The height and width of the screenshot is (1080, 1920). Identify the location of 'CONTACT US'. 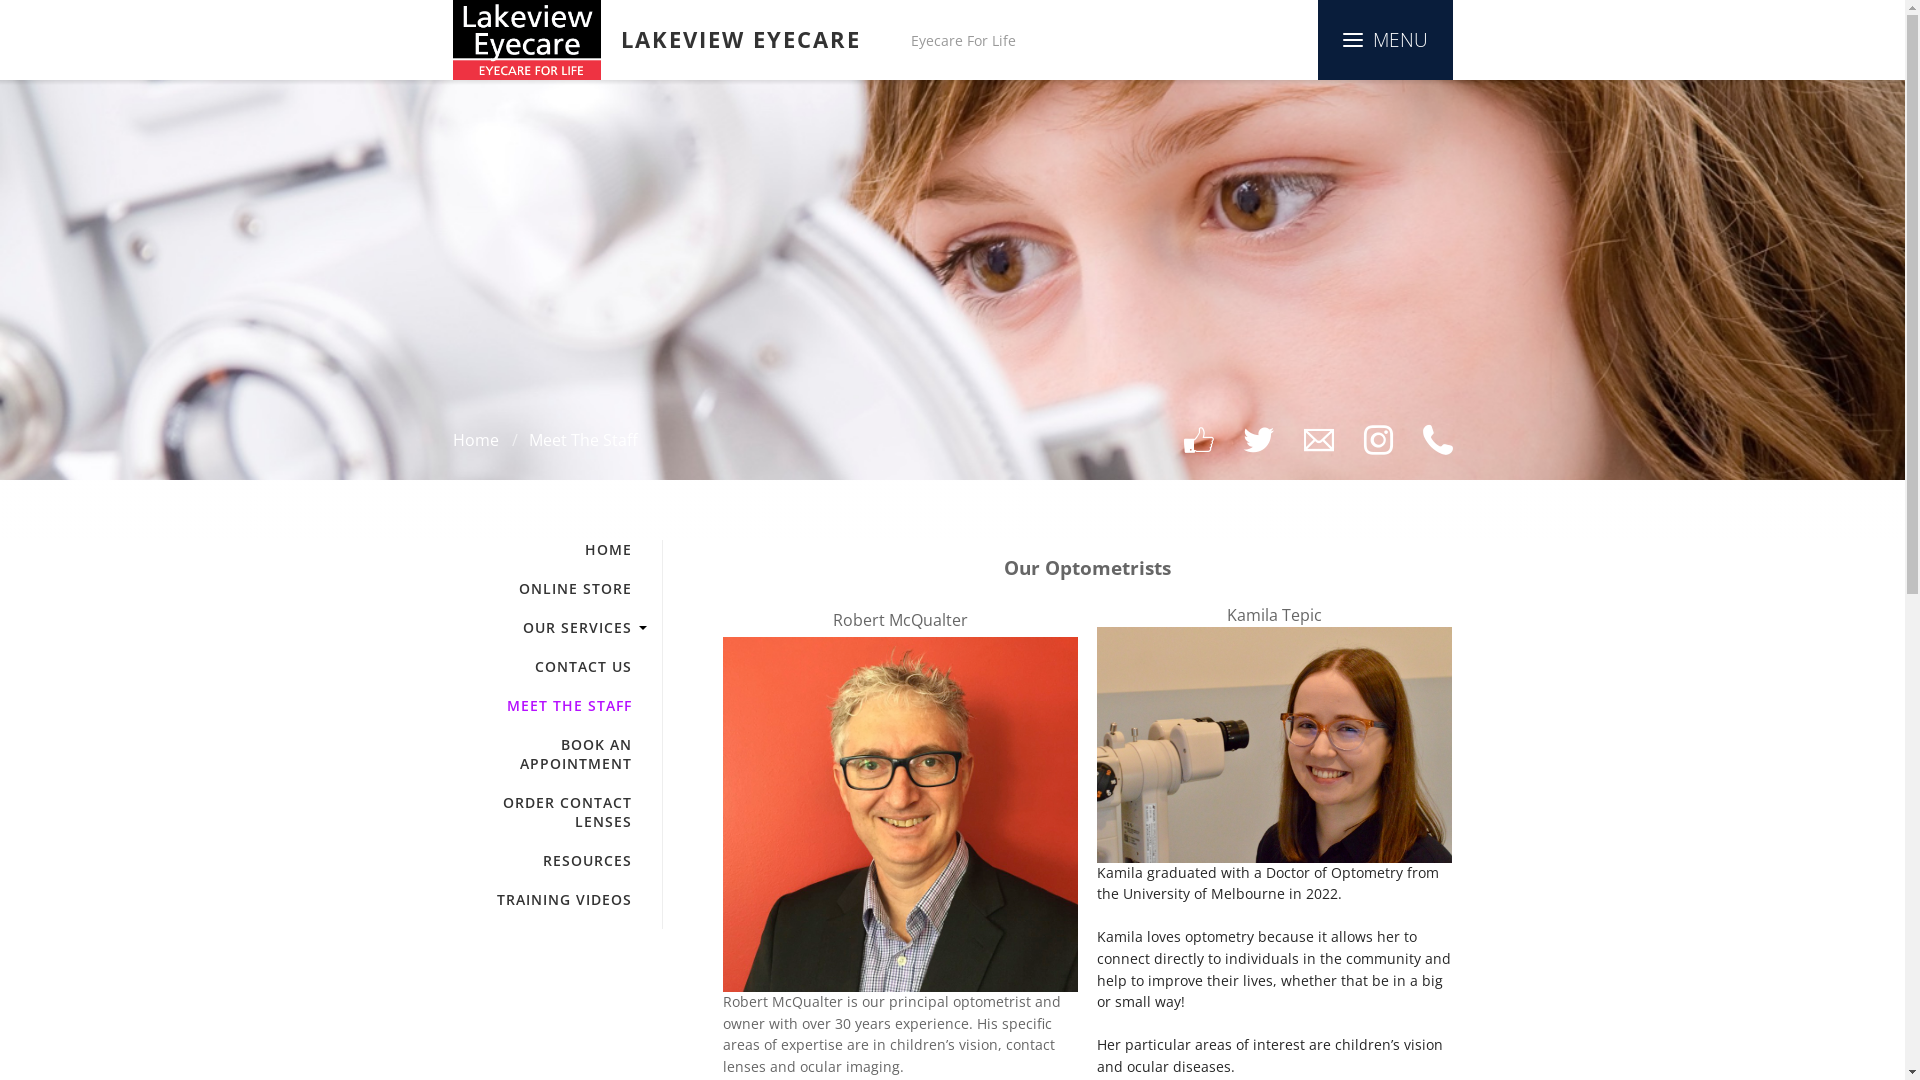
(541, 666).